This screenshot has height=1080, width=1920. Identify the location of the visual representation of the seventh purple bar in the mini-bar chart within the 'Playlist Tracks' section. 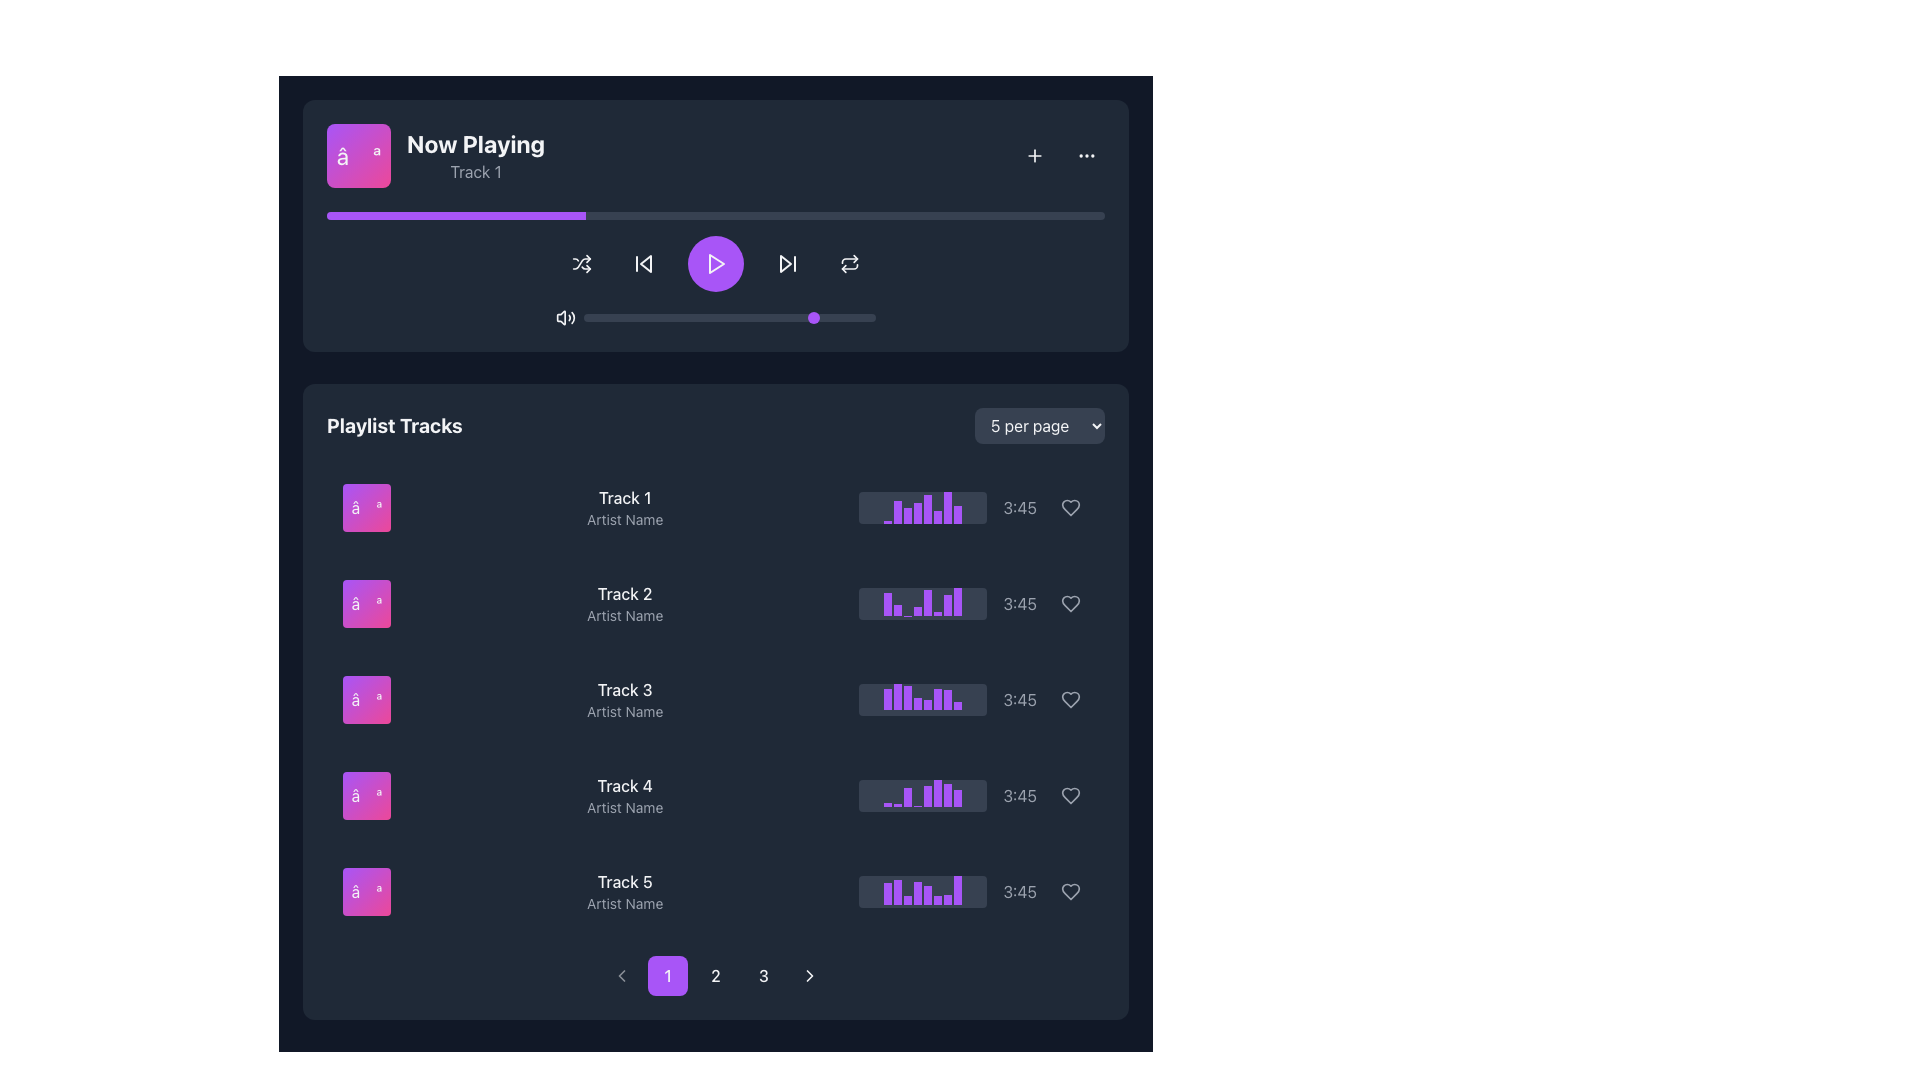
(947, 794).